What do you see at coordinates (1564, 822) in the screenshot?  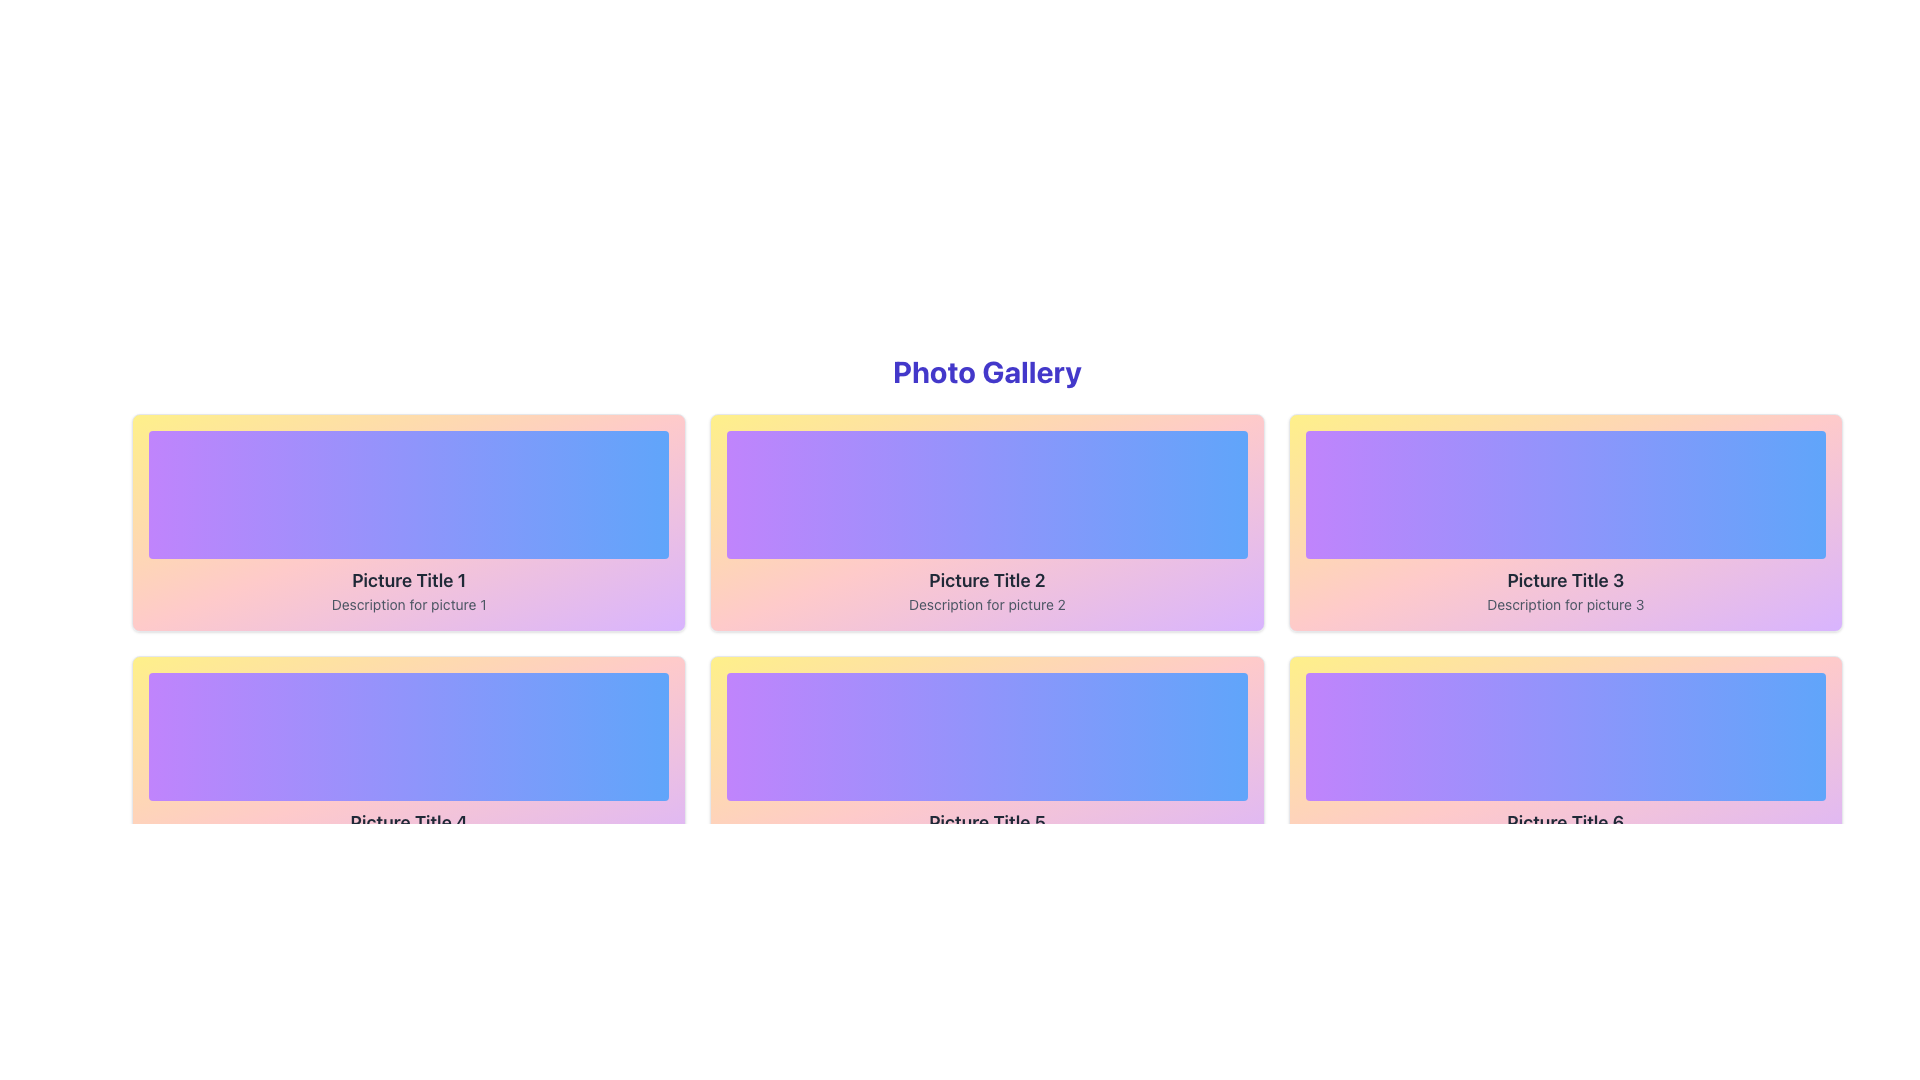 I see `the text label located in the bottom-right card of a 2-row, 3-column grid layout, which provides a descriptive name for the image above the description text` at bounding box center [1564, 822].